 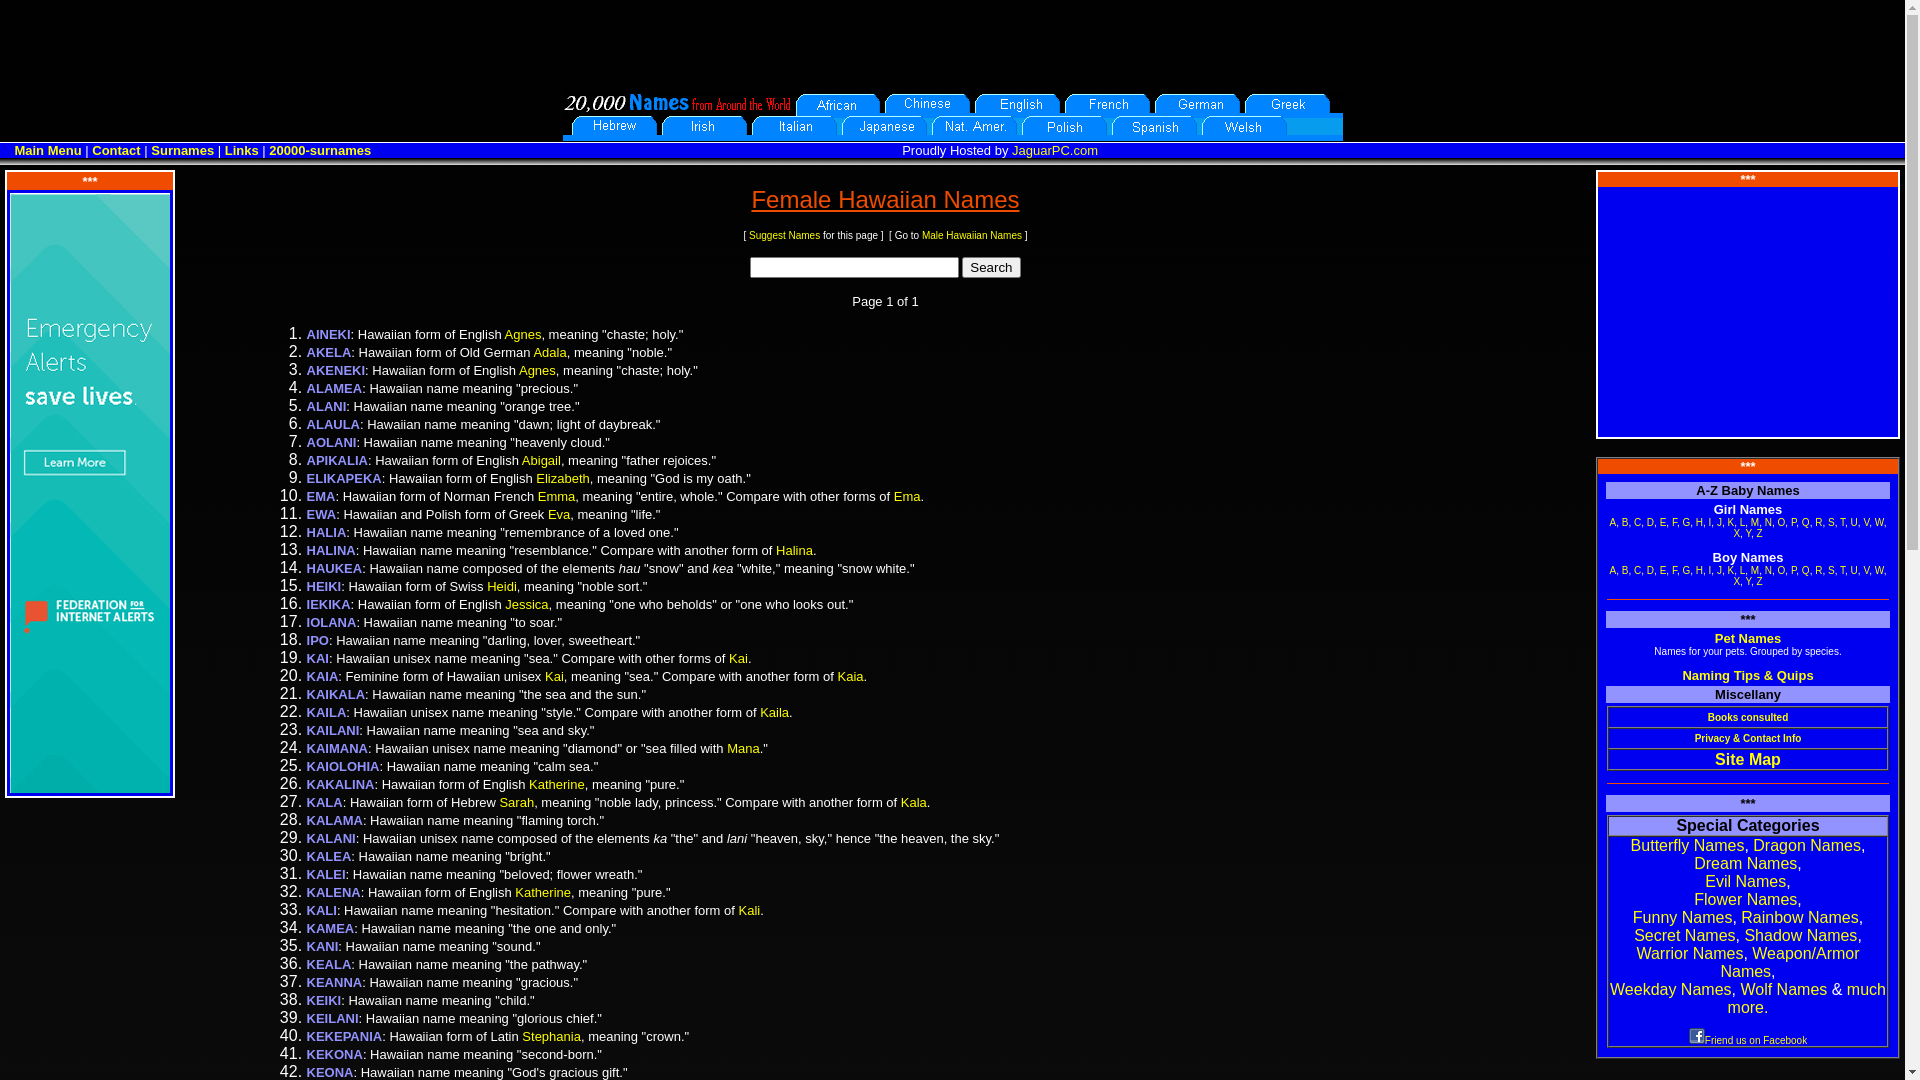 What do you see at coordinates (1650, 570) in the screenshot?
I see `'D'` at bounding box center [1650, 570].